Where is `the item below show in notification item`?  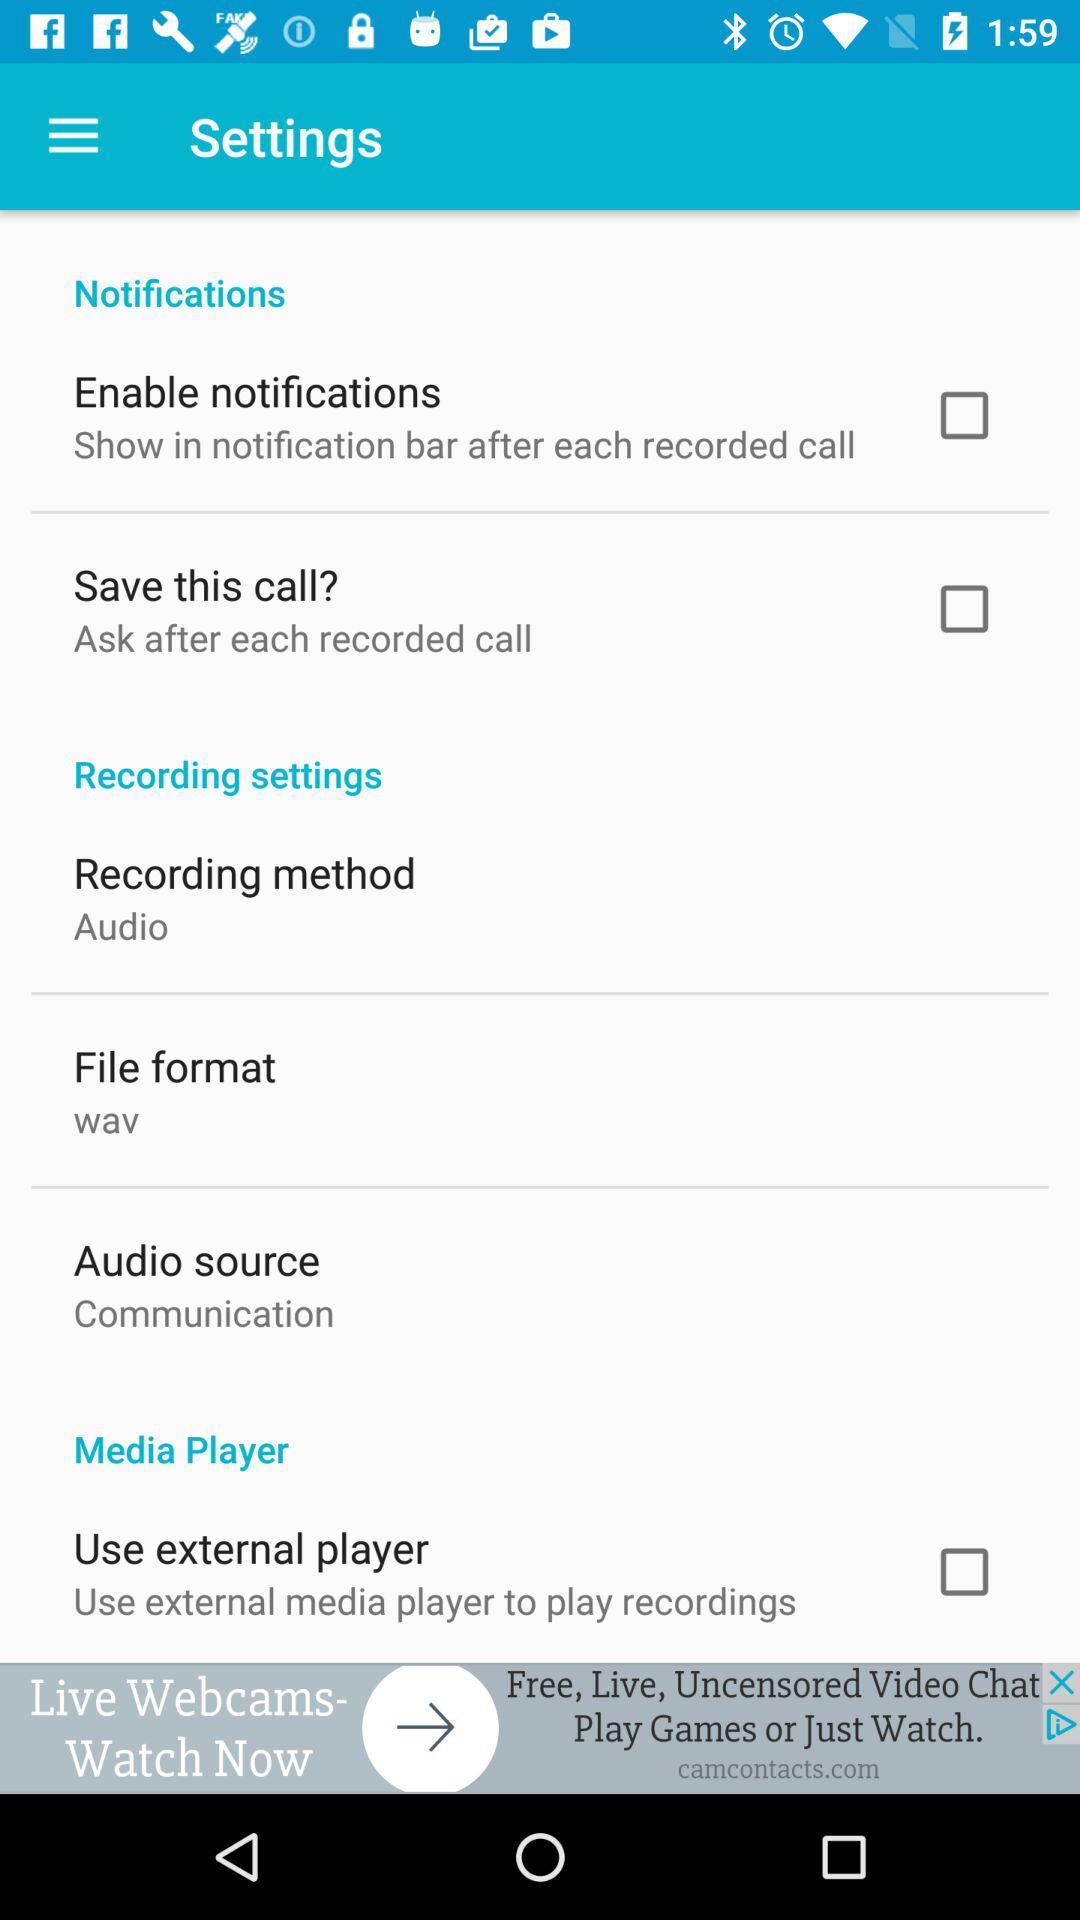 the item below show in notification item is located at coordinates (205, 578).